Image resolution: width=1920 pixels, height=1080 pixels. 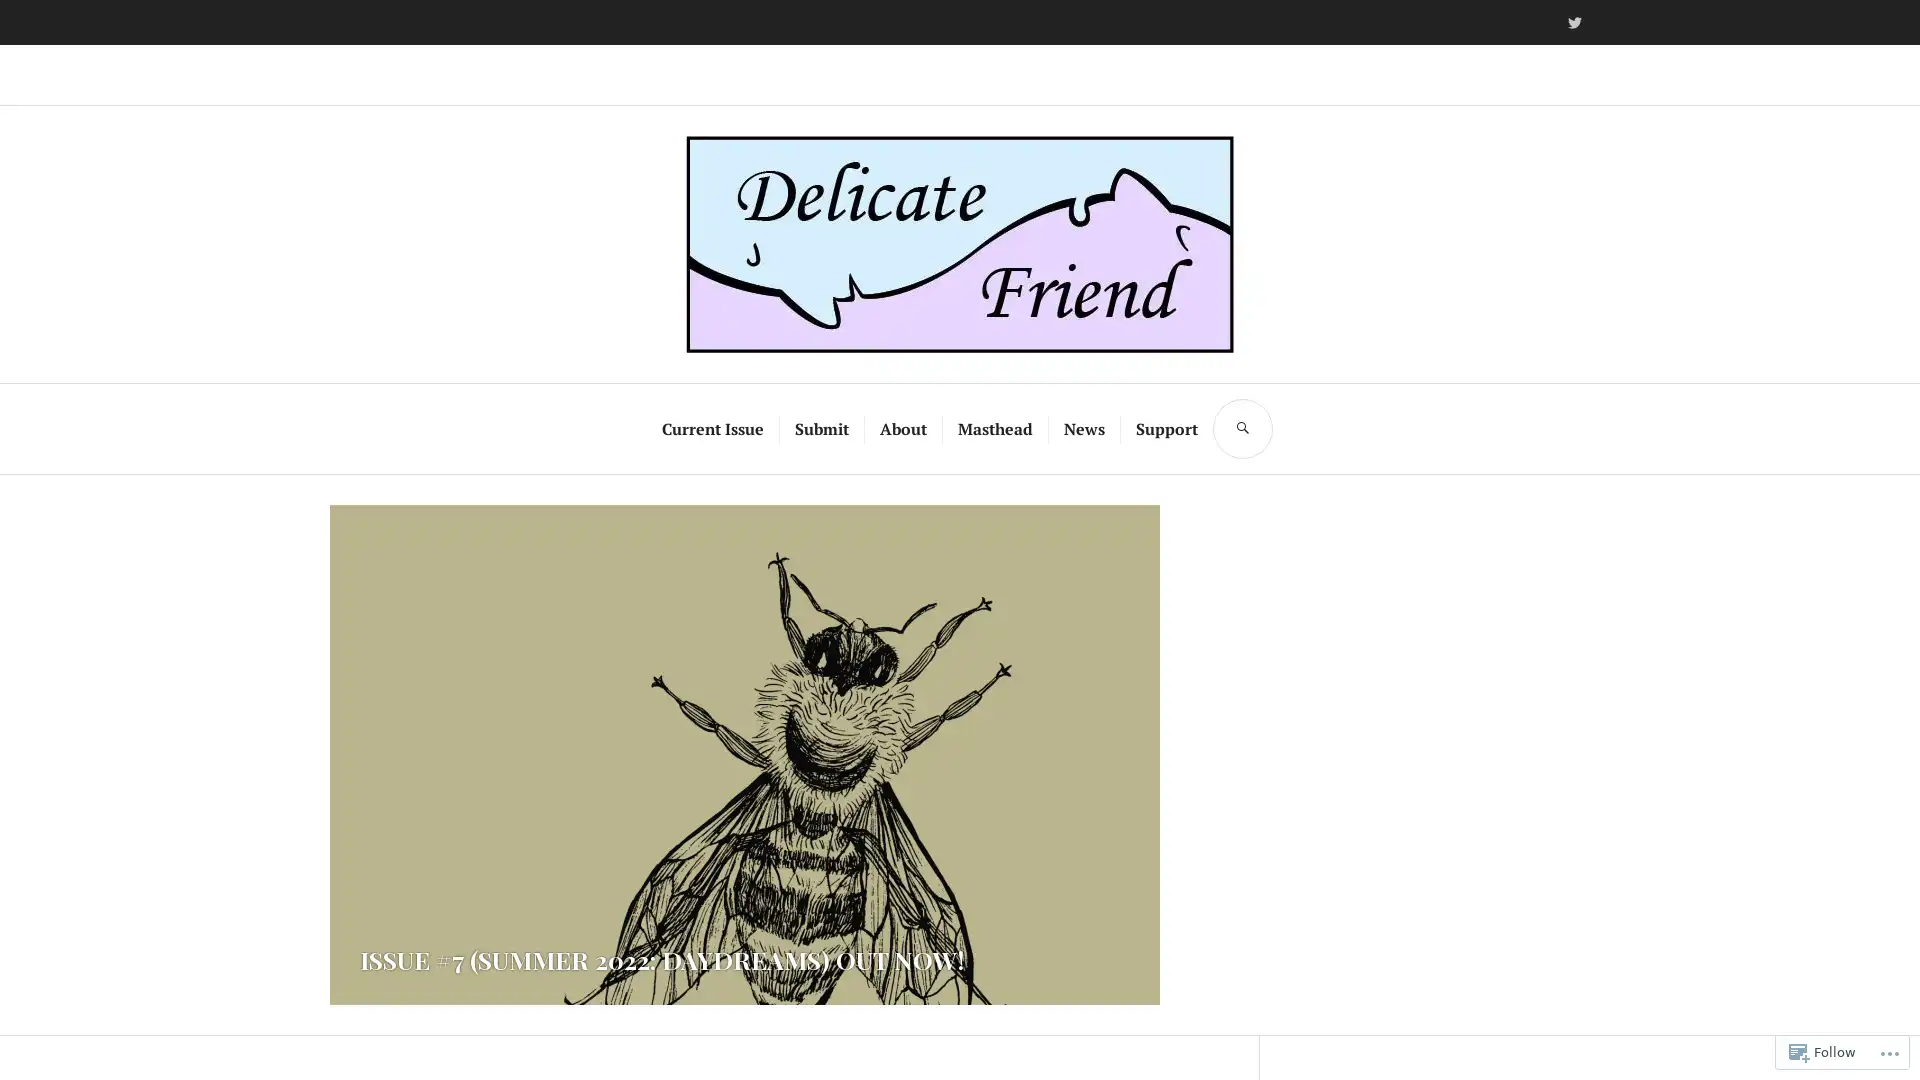 I want to click on SEARCH, so click(x=1242, y=412).